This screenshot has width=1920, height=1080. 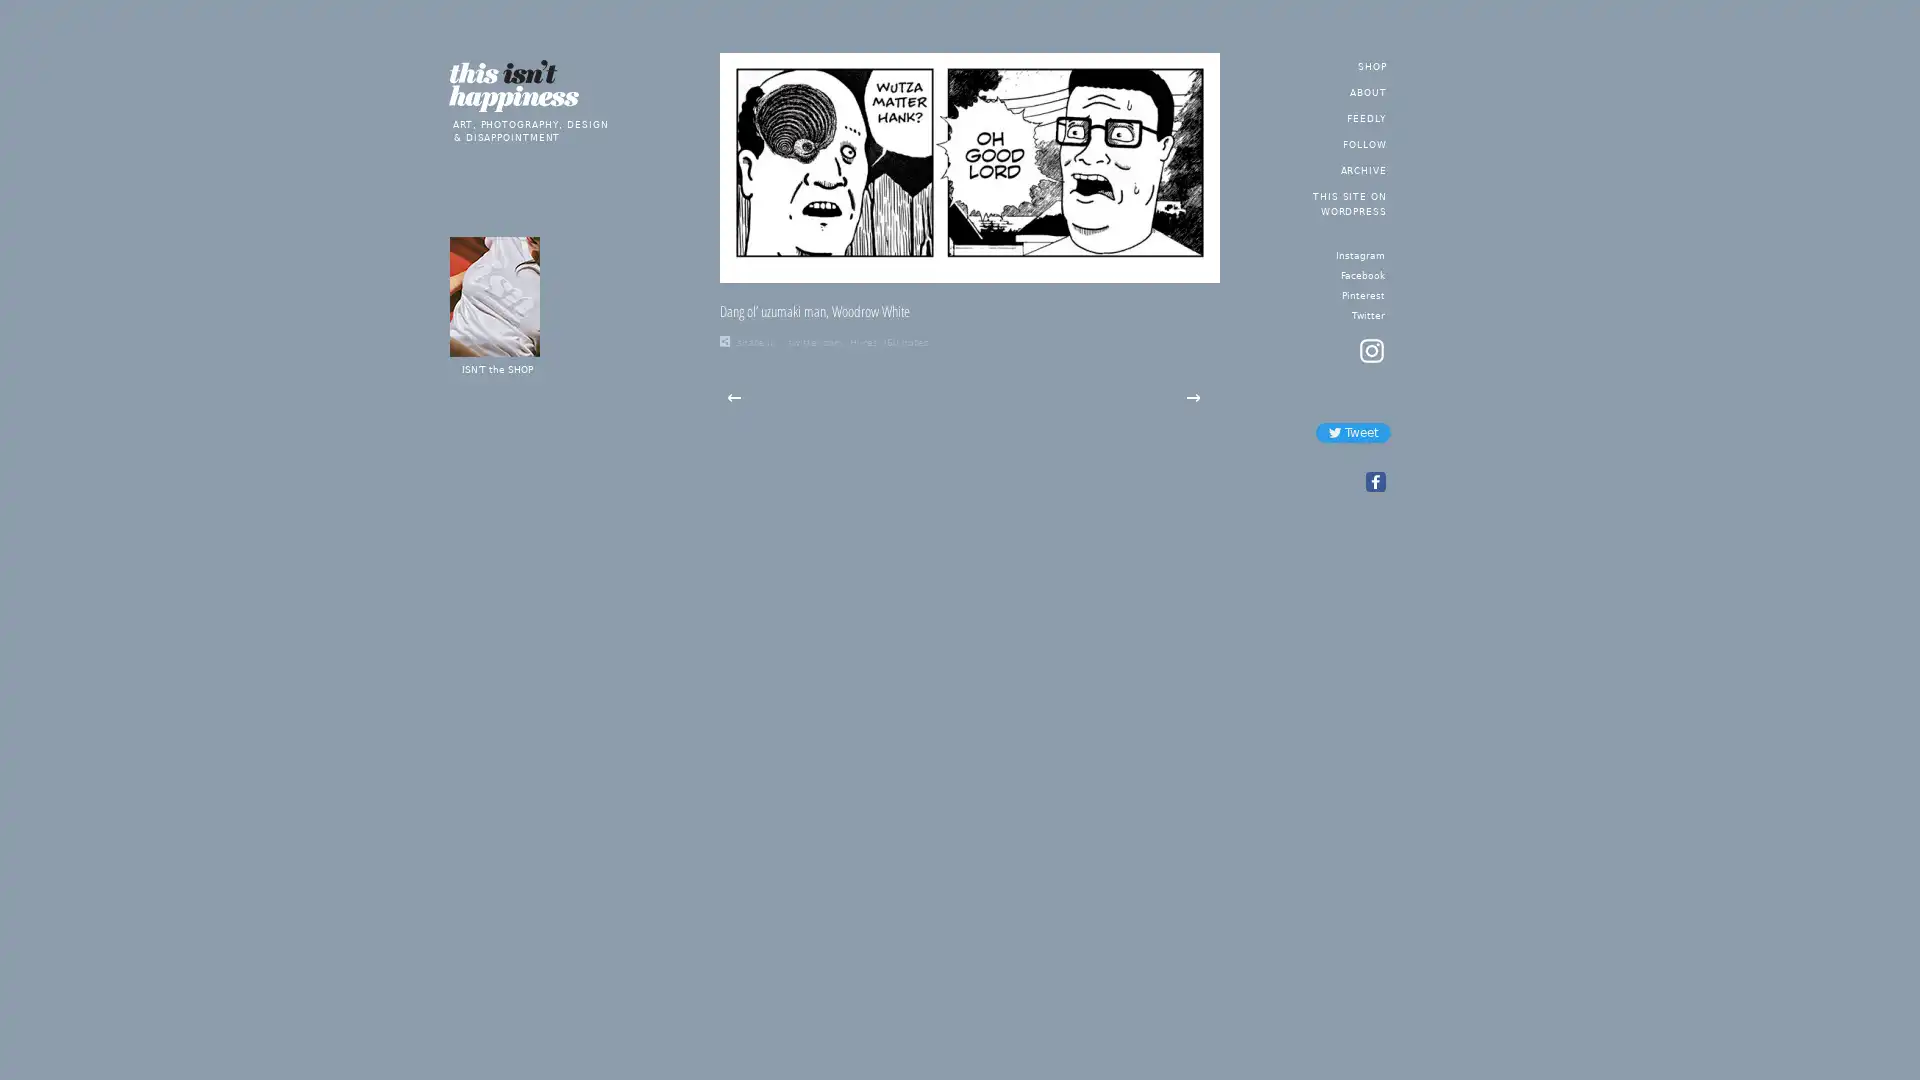 What do you see at coordinates (1373, 482) in the screenshot?
I see `Share to Facebook` at bounding box center [1373, 482].